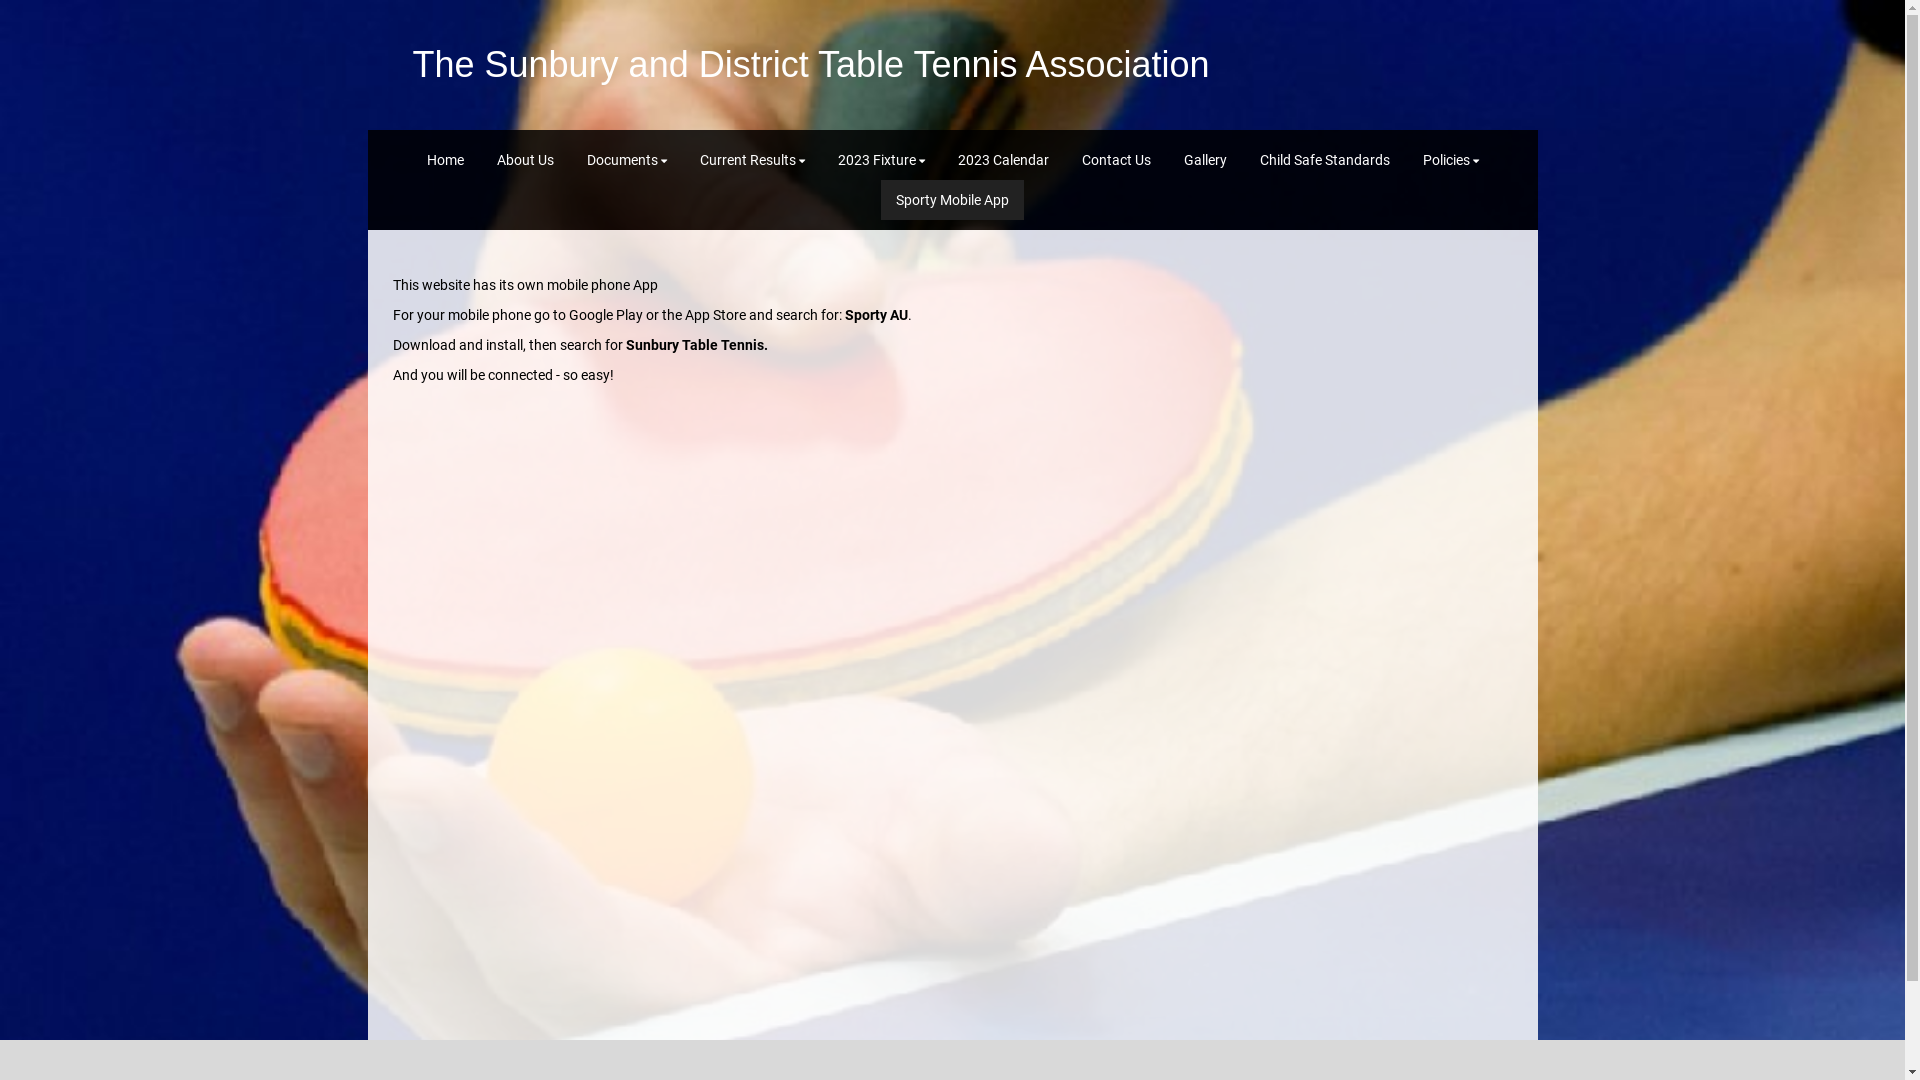 This screenshot has height=1080, width=1920. What do you see at coordinates (821, 158) in the screenshot?
I see `'2023 Fixture'` at bounding box center [821, 158].